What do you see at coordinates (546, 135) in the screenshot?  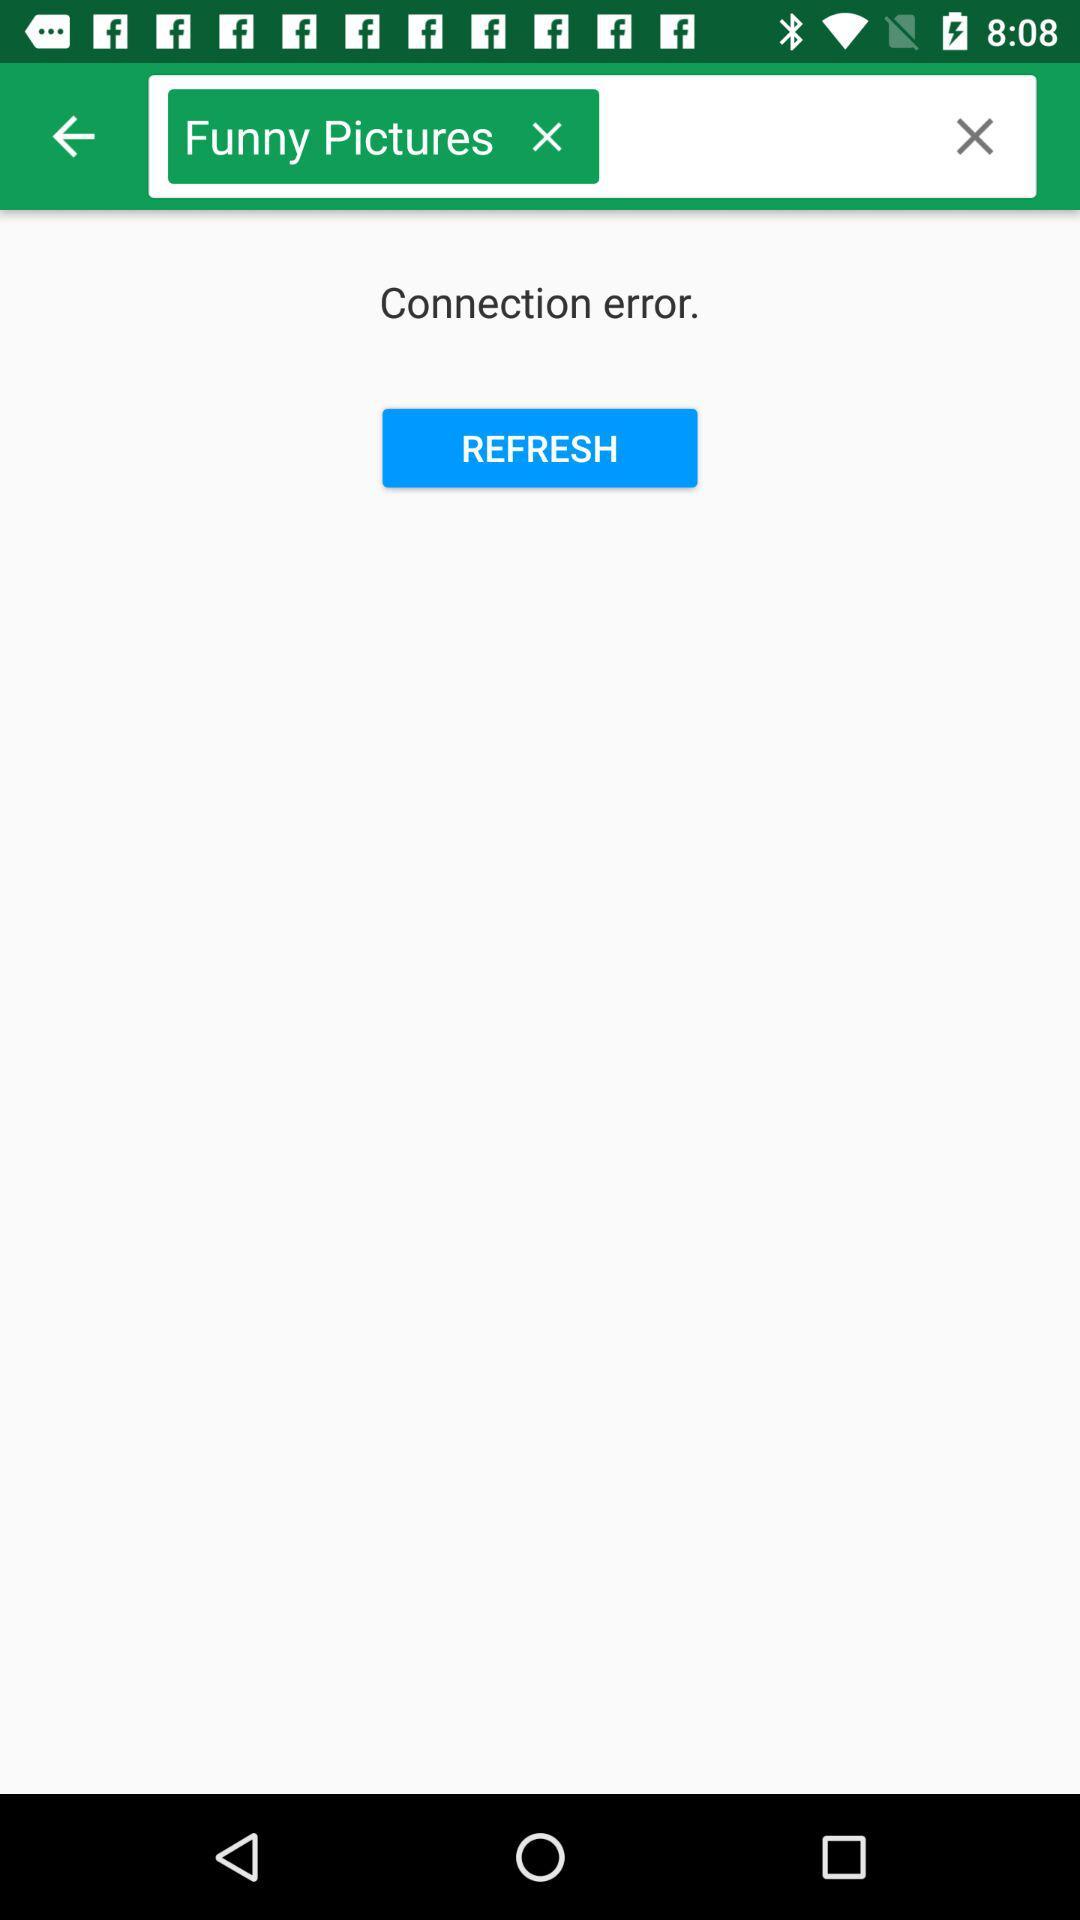 I see `delete search selection` at bounding box center [546, 135].